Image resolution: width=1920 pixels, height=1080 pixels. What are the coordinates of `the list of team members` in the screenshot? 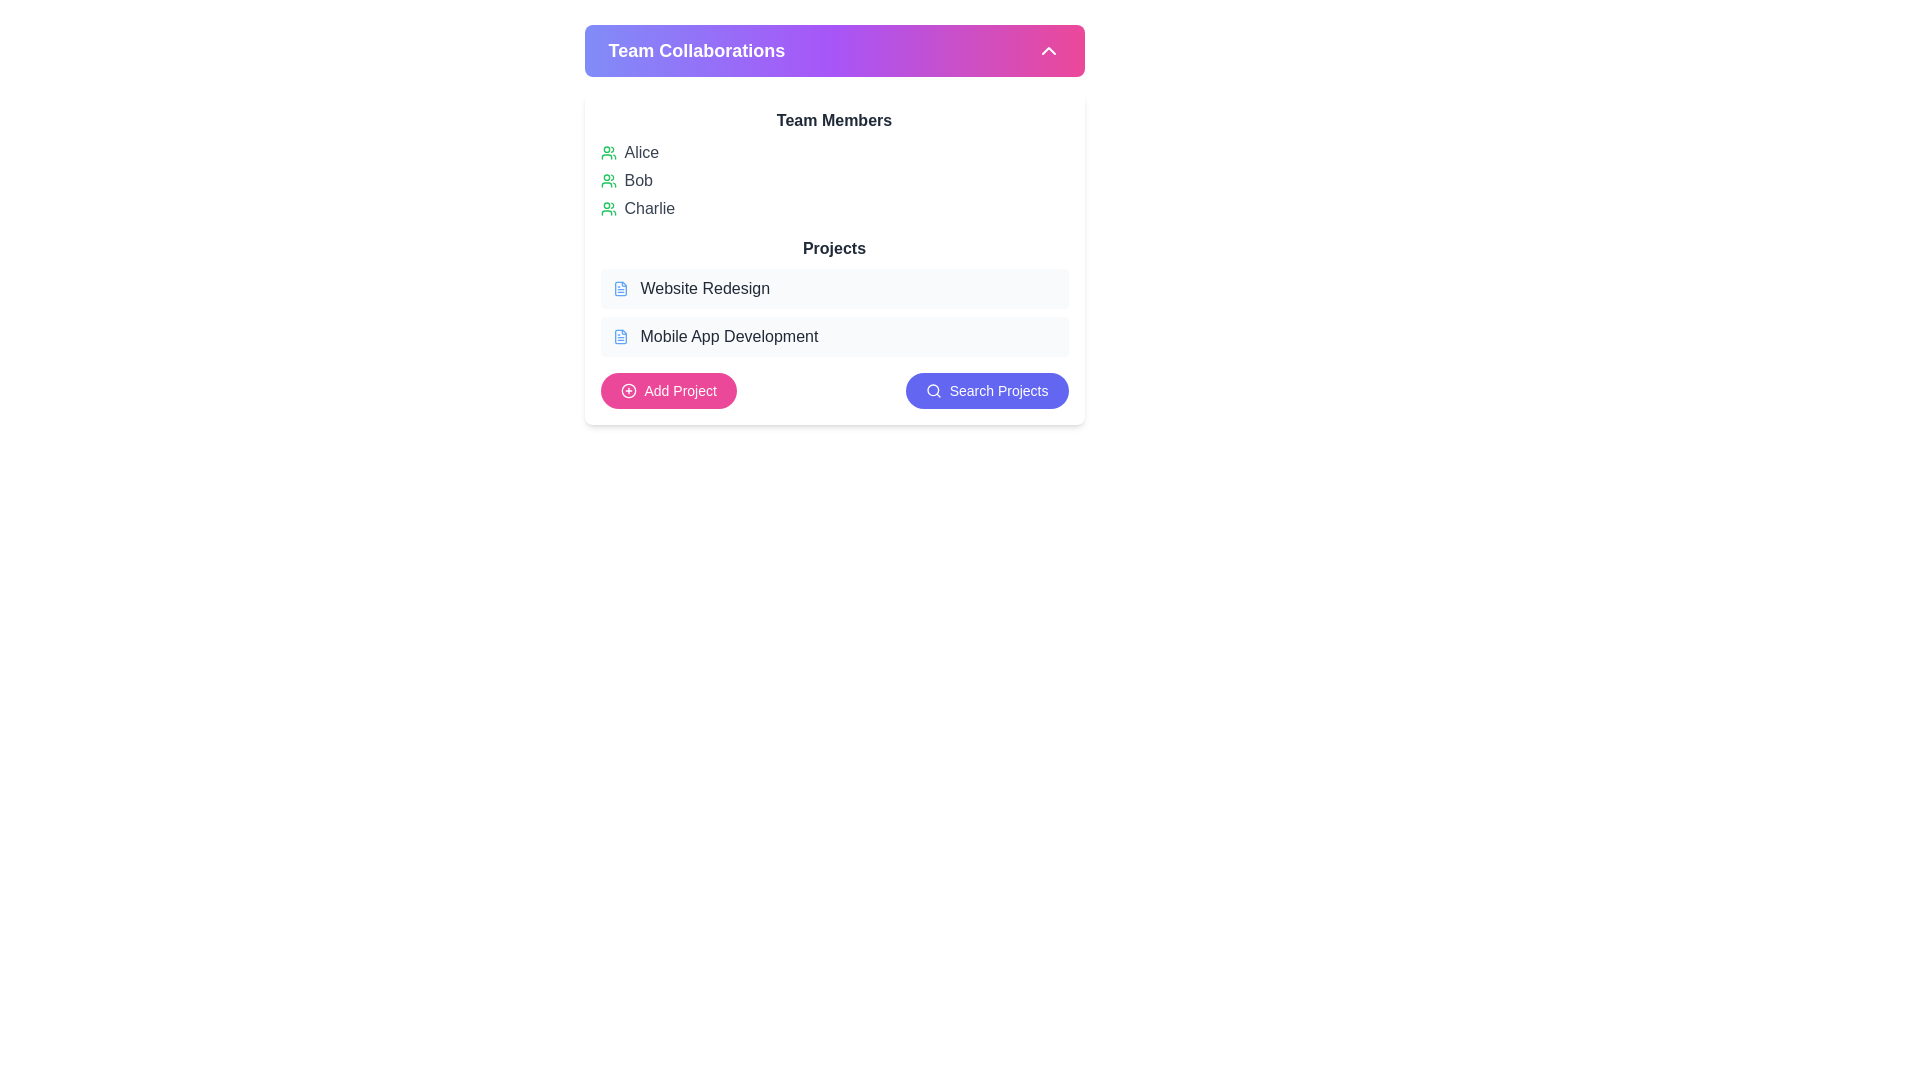 It's located at (834, 181).